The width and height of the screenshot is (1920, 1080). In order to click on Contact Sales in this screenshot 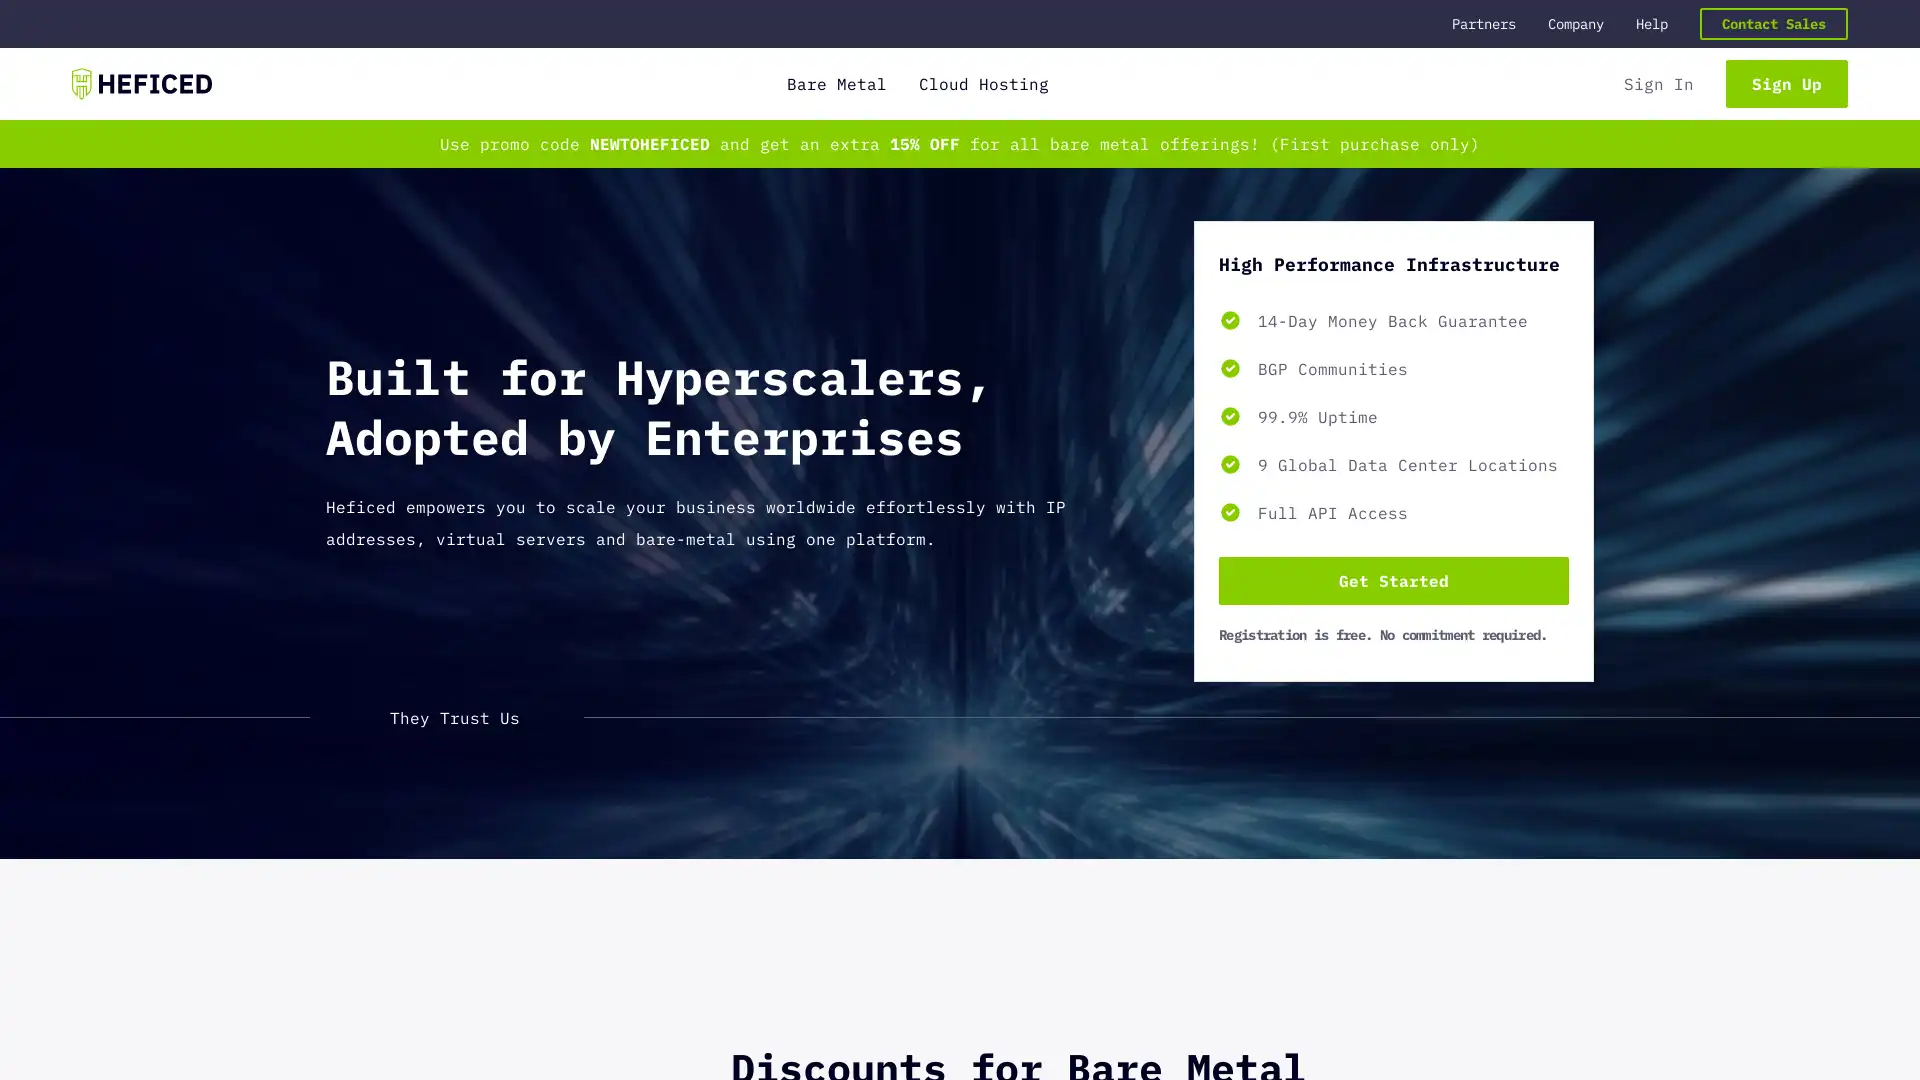, I will do `click(1774, 23)`.